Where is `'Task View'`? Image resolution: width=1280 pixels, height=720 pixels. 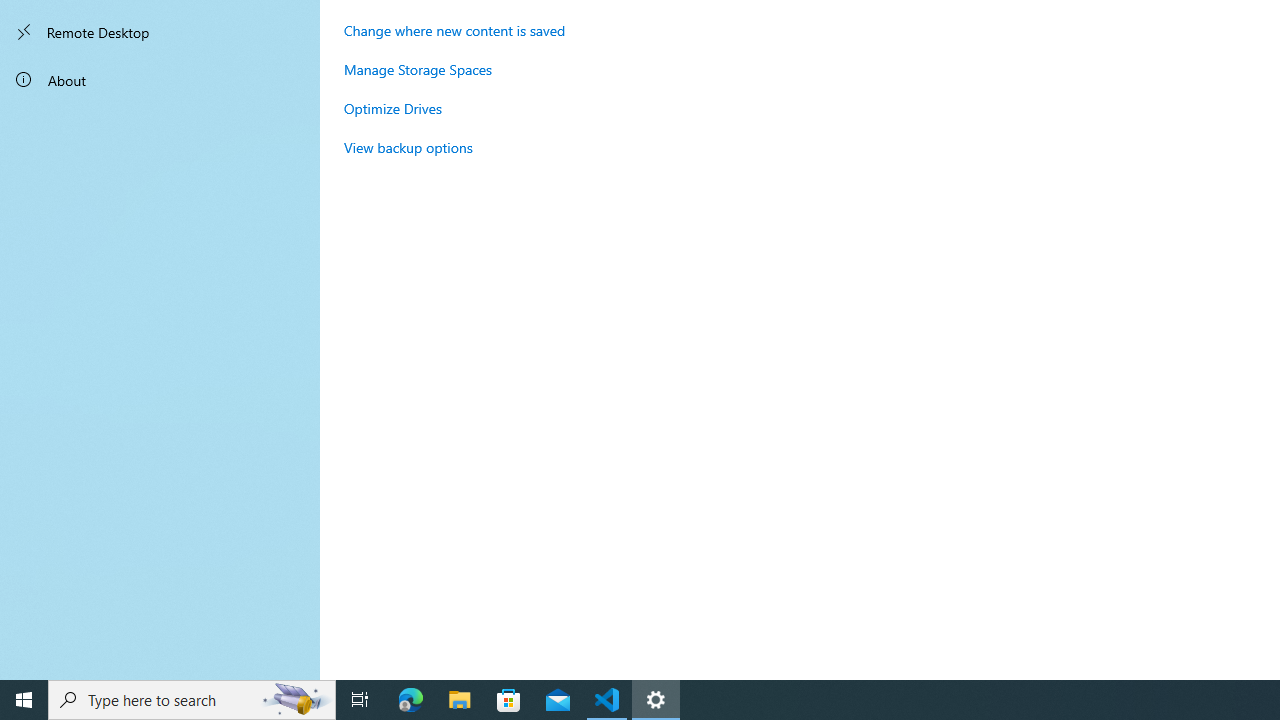 'Task View' is located at coordinates (359, 698).